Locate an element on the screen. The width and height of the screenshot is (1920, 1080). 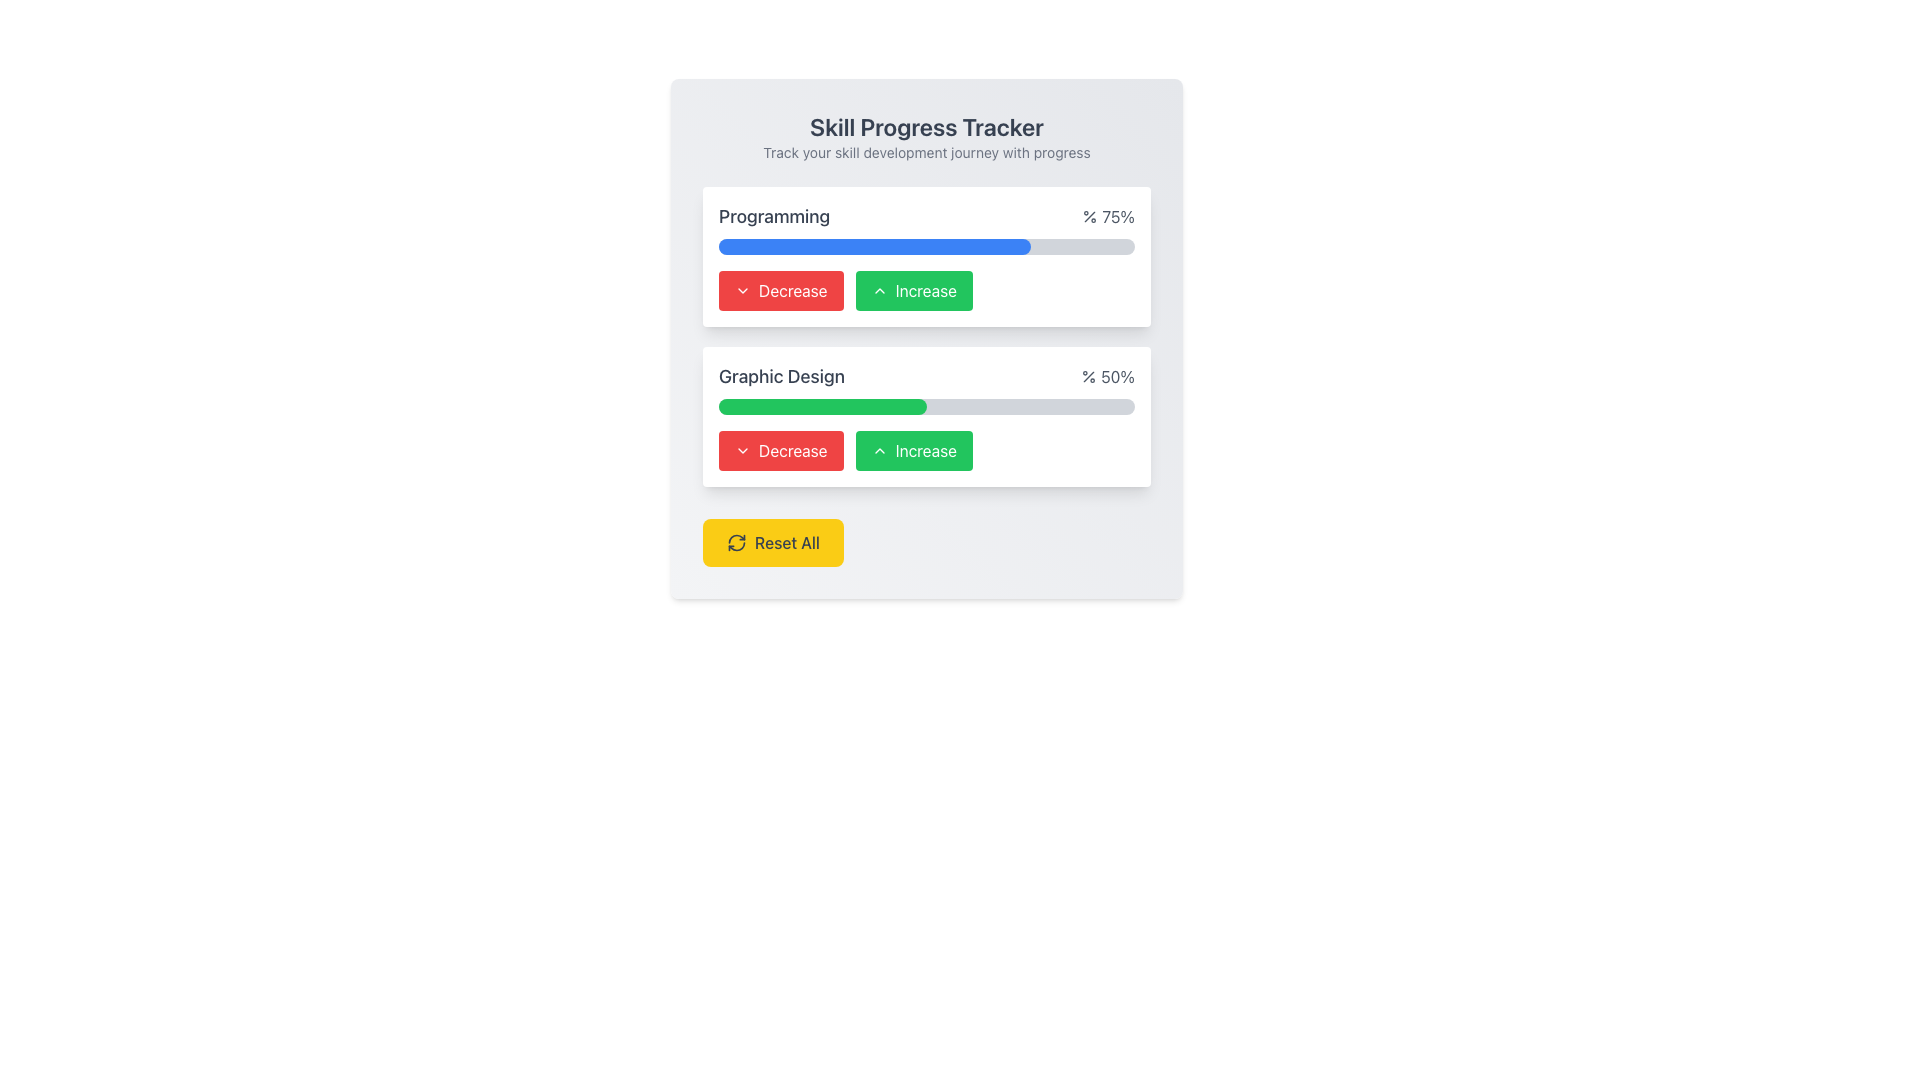
the chevron icon located within the 'Increase' button of the 'Programming' progress section in the 'Skill Progress Tracker' panel is located at coordinates (879, 290).